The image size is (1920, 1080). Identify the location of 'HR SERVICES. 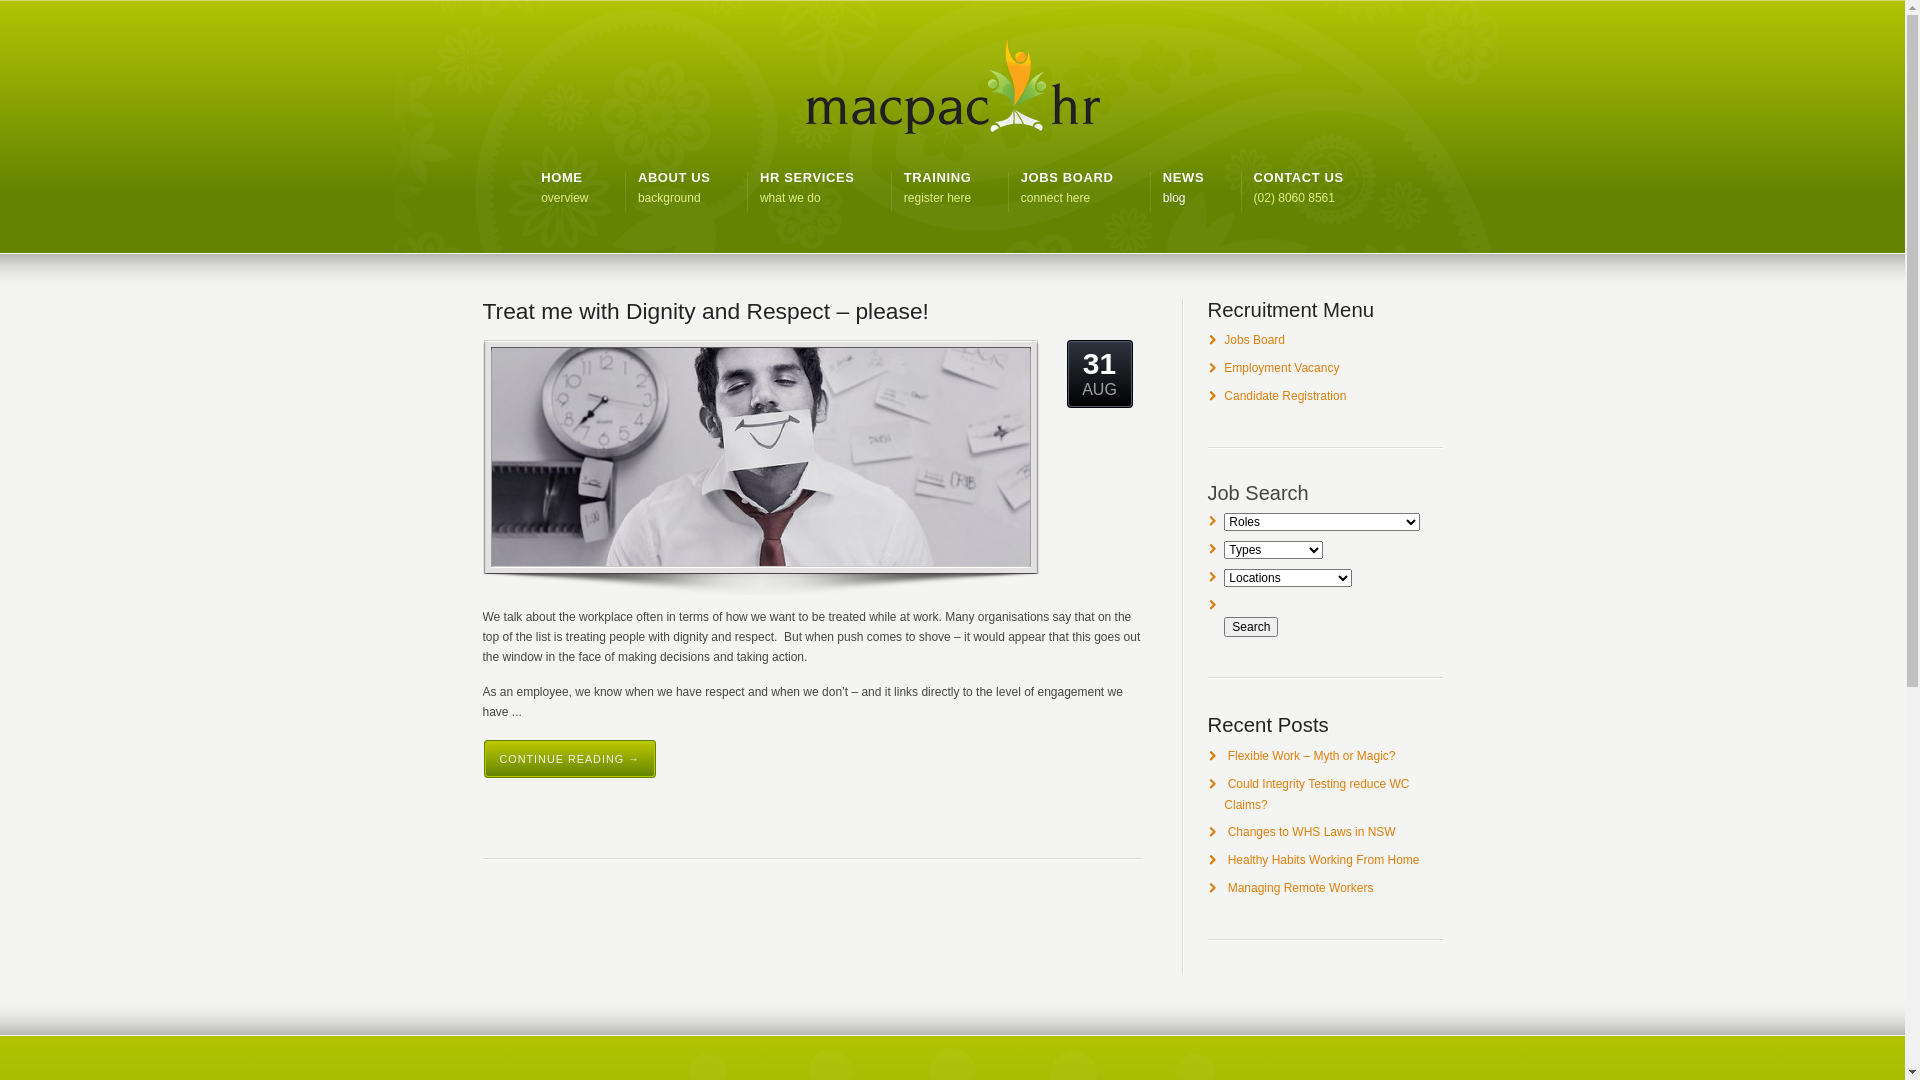
(807, 188).